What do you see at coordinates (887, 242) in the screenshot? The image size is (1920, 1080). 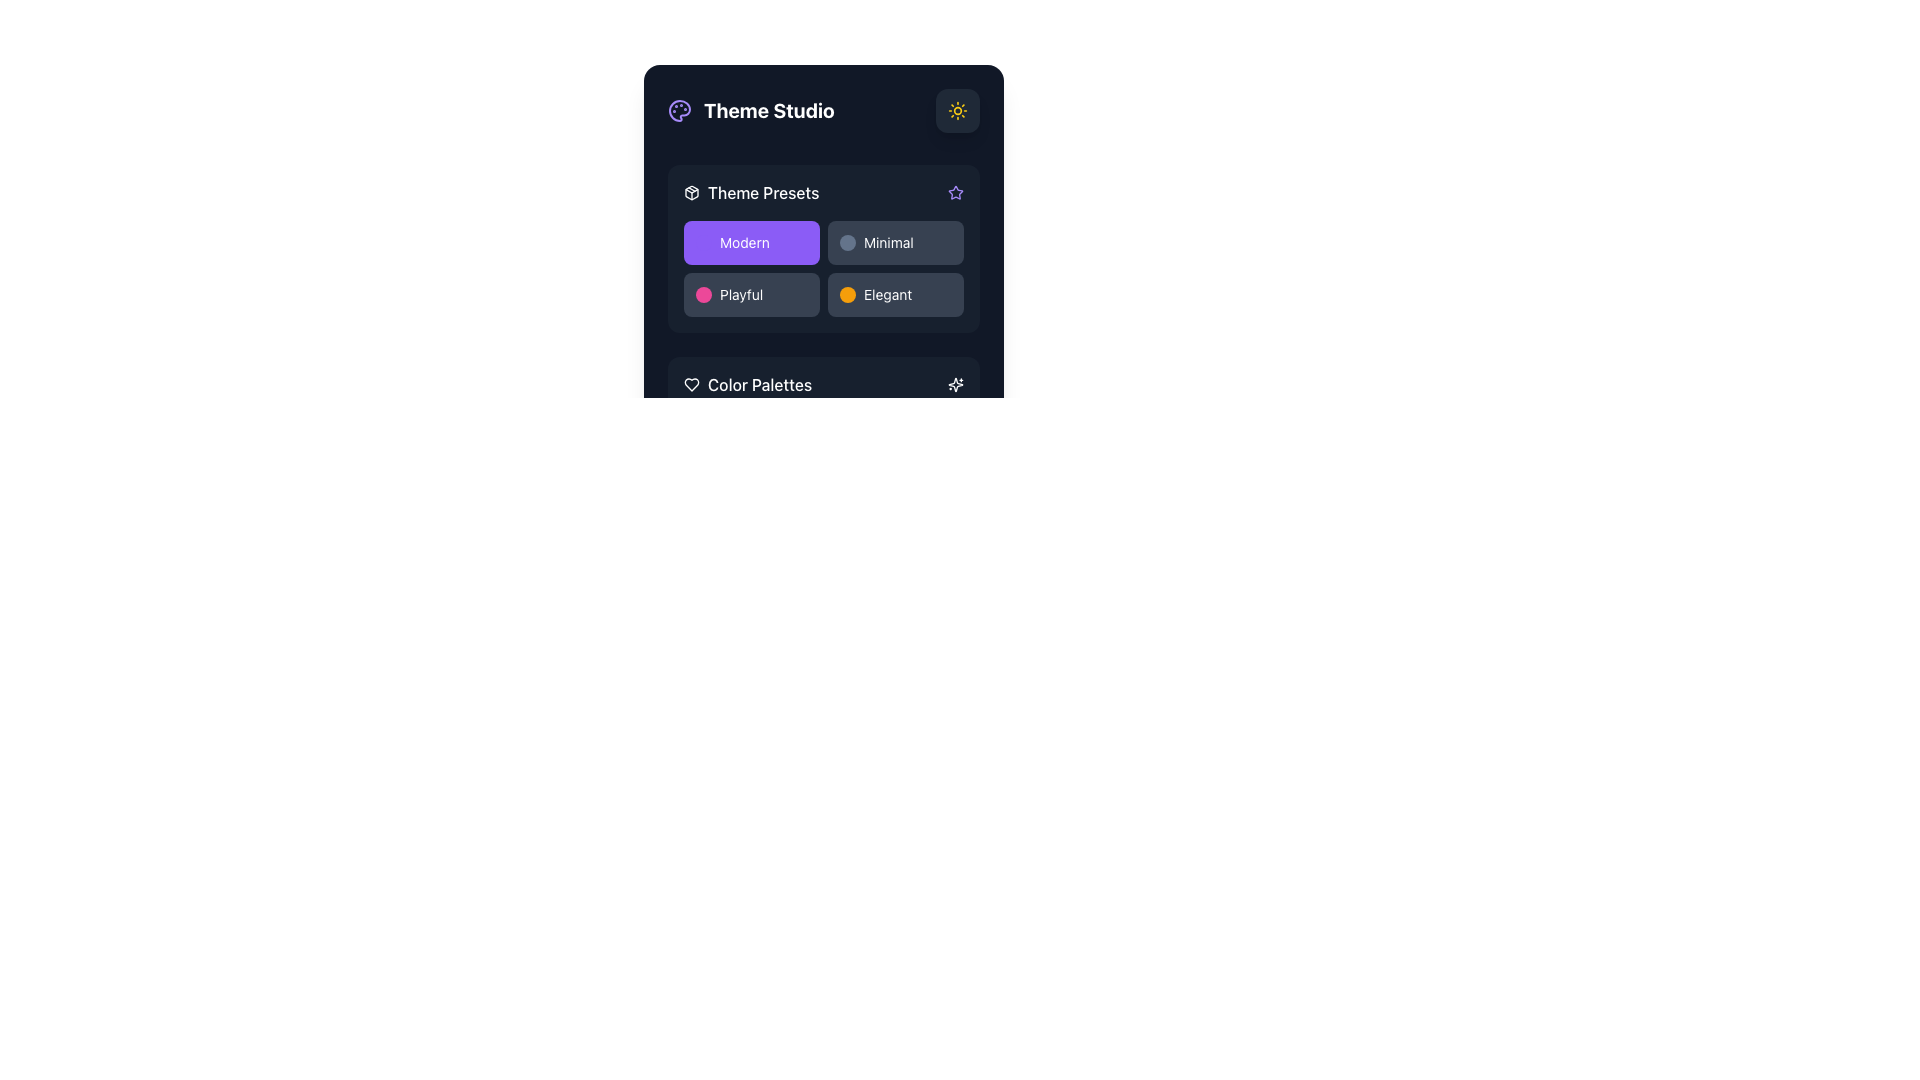 I see `text label indicating the theme preset named 'Minimal' located in the upper-right part of the interface inside a rounded rectangular button` at bounding box center [887, 242].